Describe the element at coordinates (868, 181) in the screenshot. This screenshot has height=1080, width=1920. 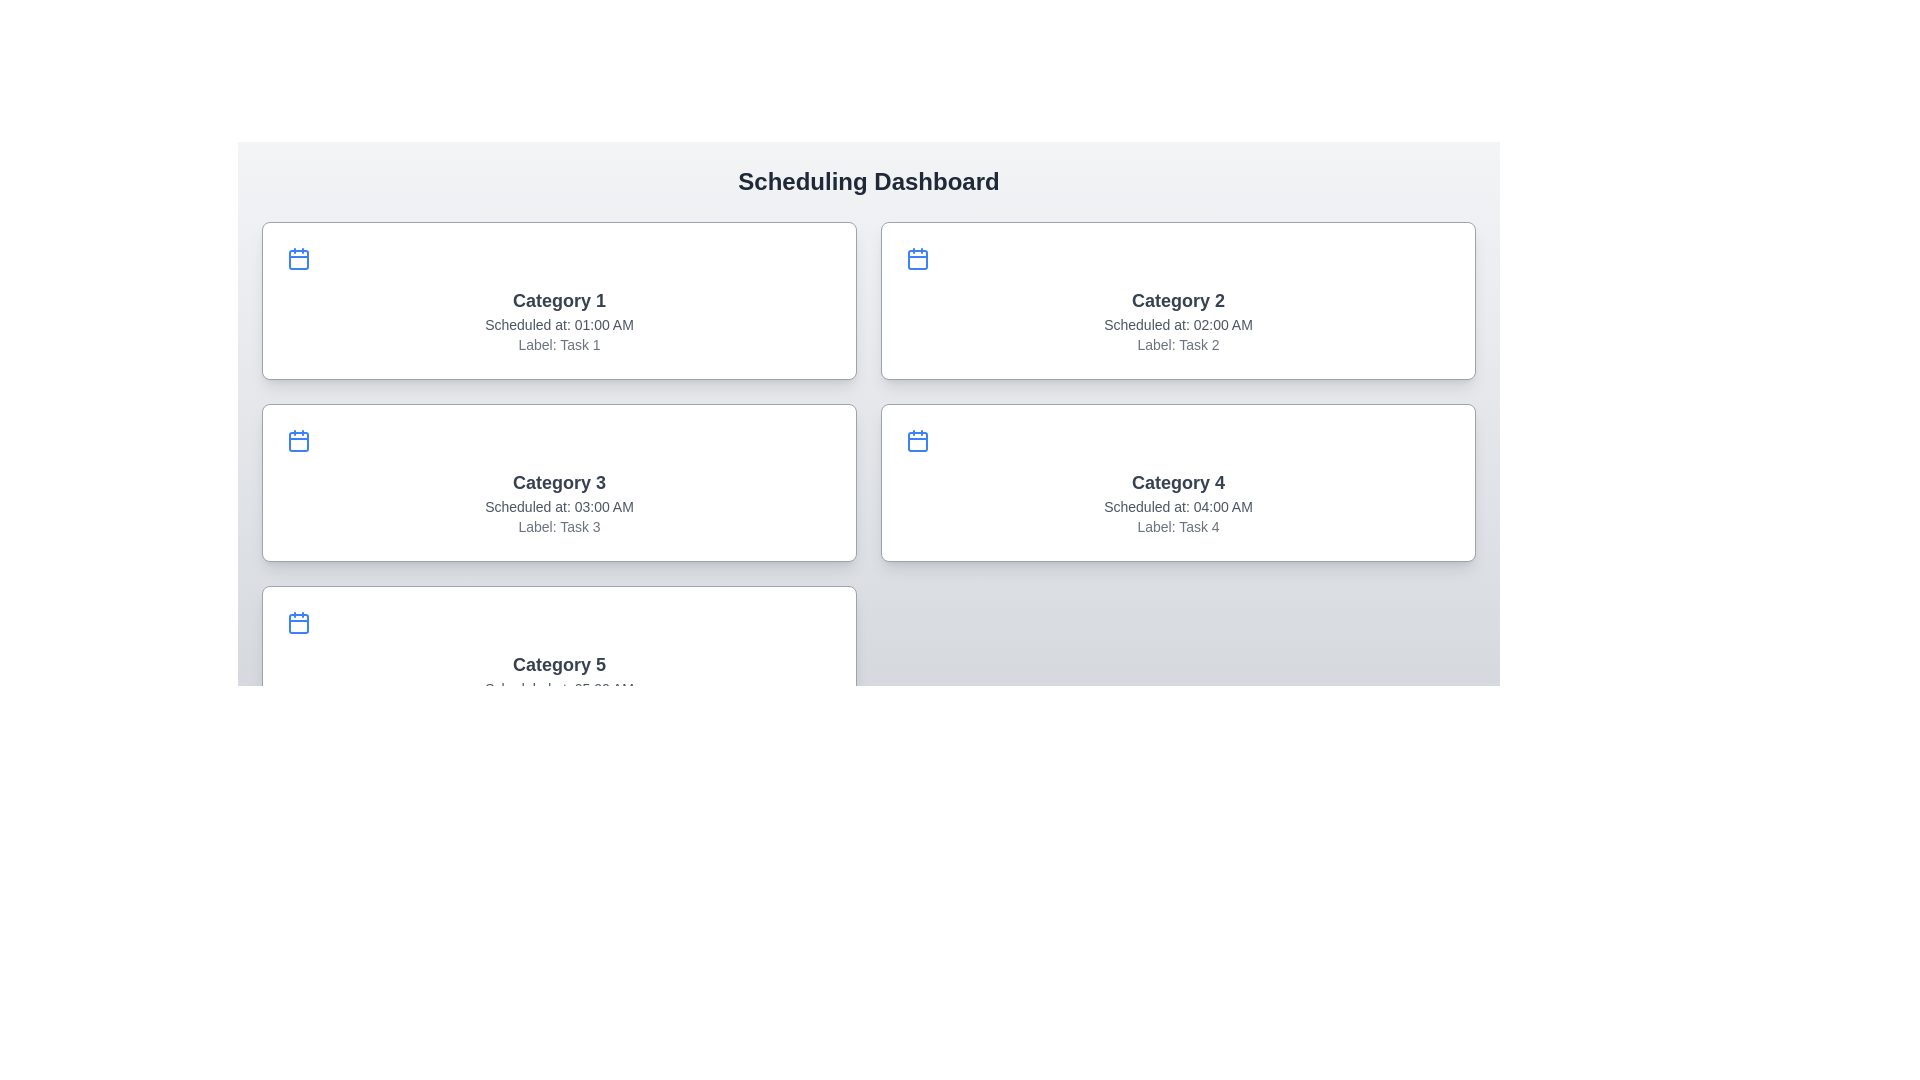
I see `the static text heading indicating the content of the 'Scheduling Dashboard', which is located at the top of the main content area` at that location.